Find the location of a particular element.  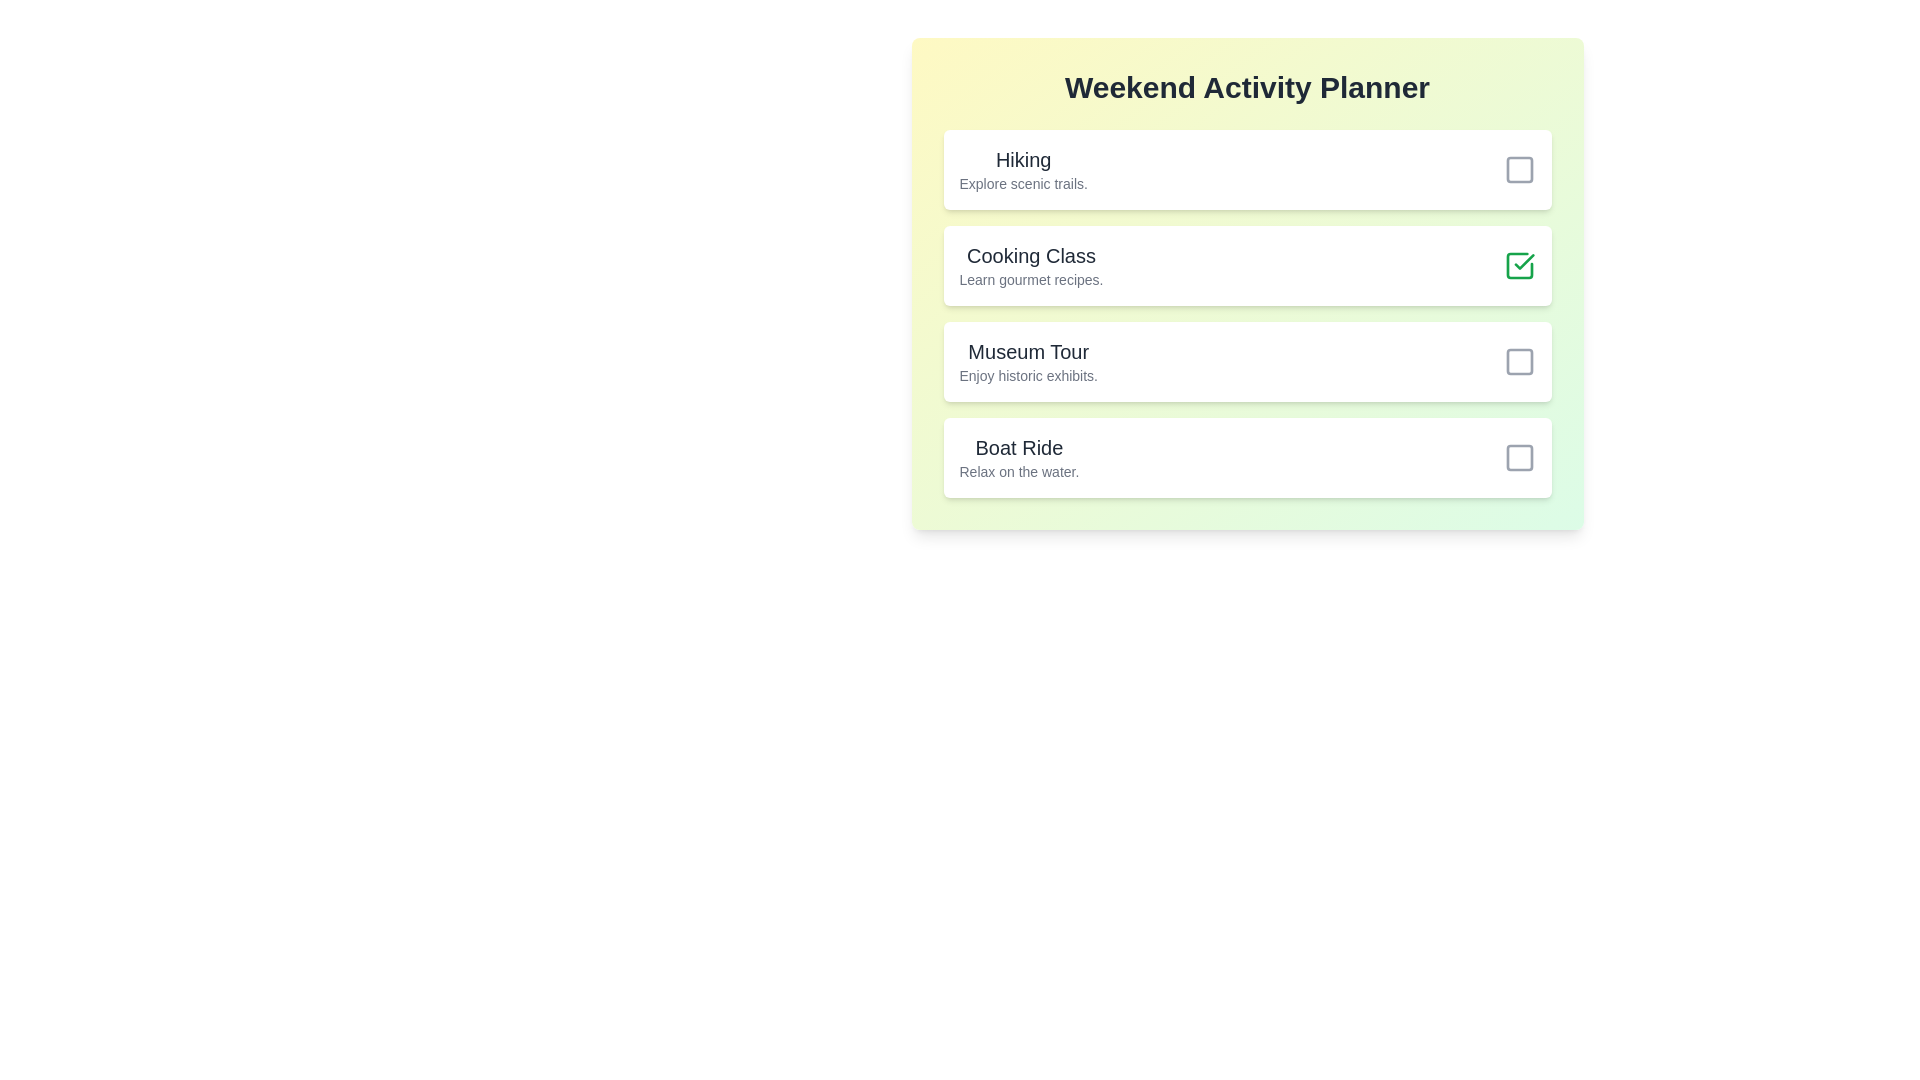

the activity 'Cooking Class' is located at coordinates (1519, 265).